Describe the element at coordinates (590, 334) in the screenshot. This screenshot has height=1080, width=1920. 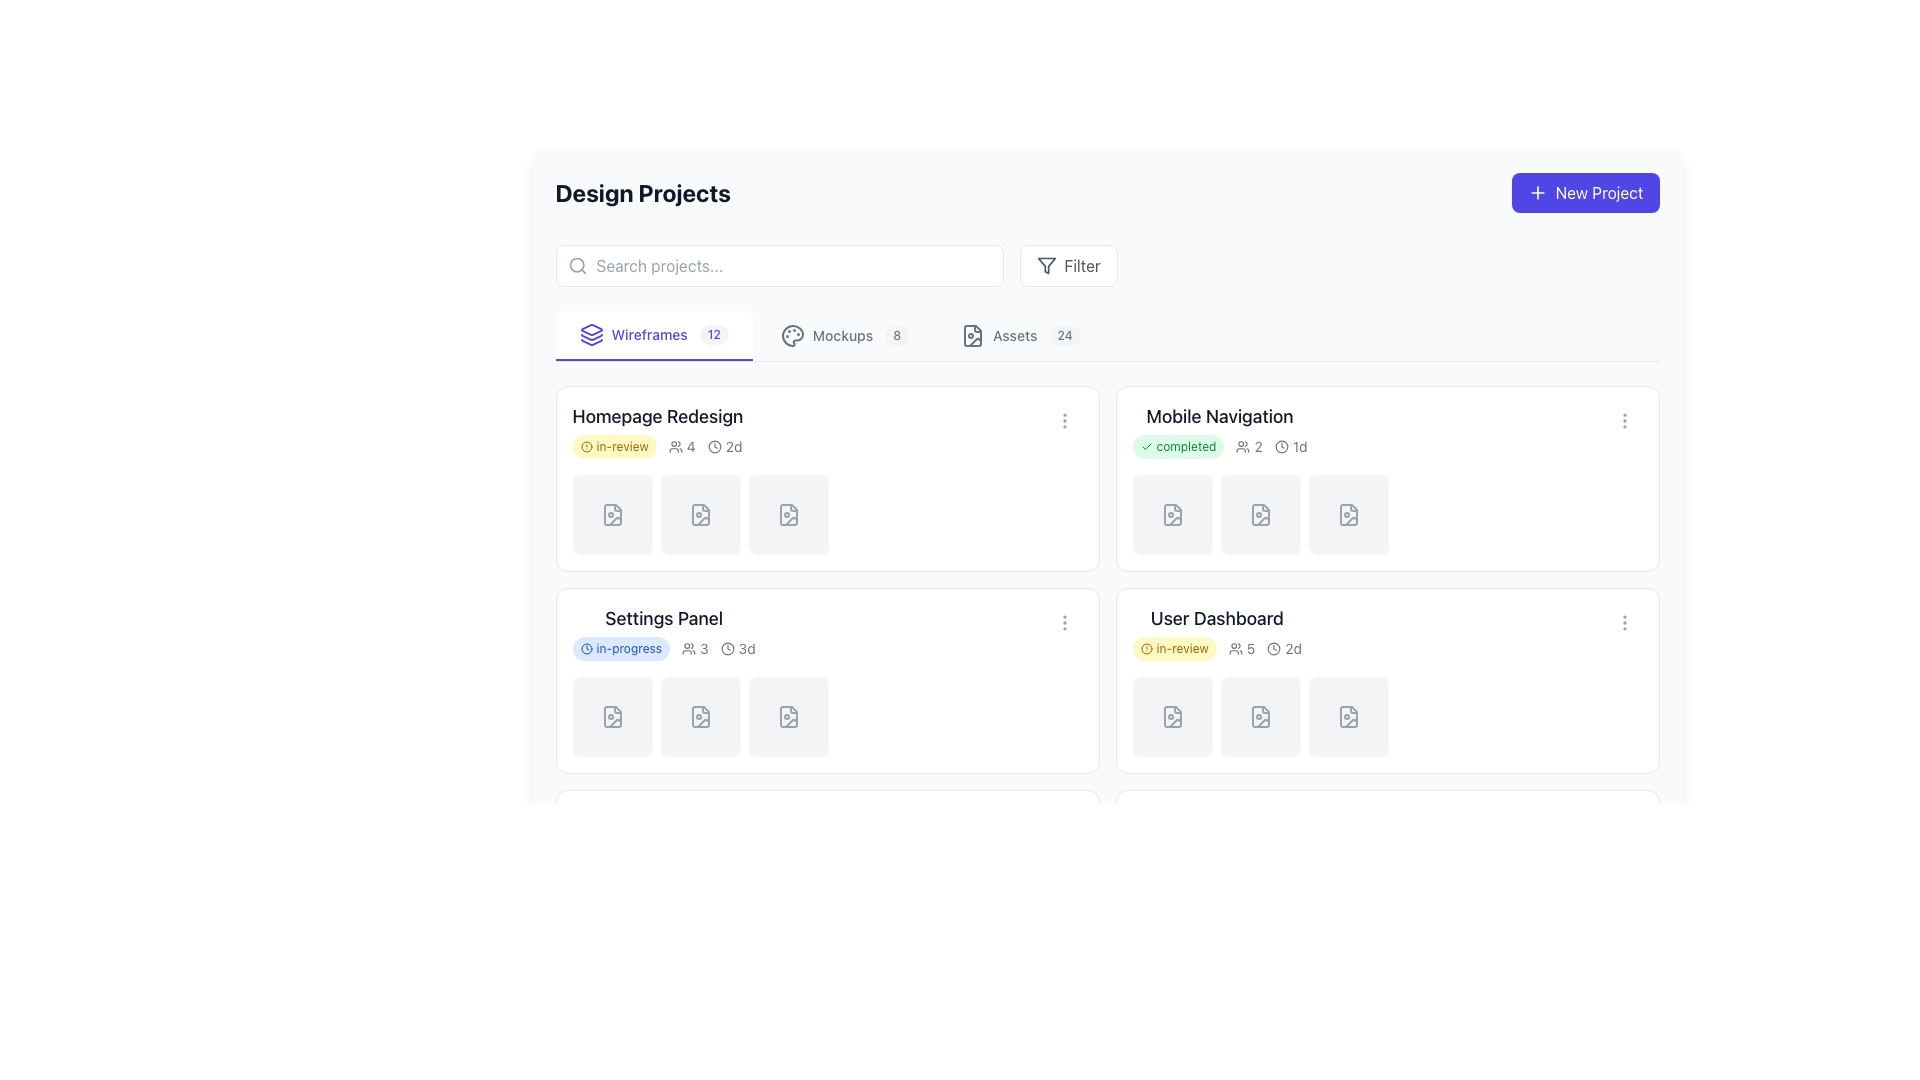
I see `the 'Wireframes' icon located in the tab bar, which is positioned to the left of the 'Wireframes' text and before the numeric badge displaying '12'` at that location.